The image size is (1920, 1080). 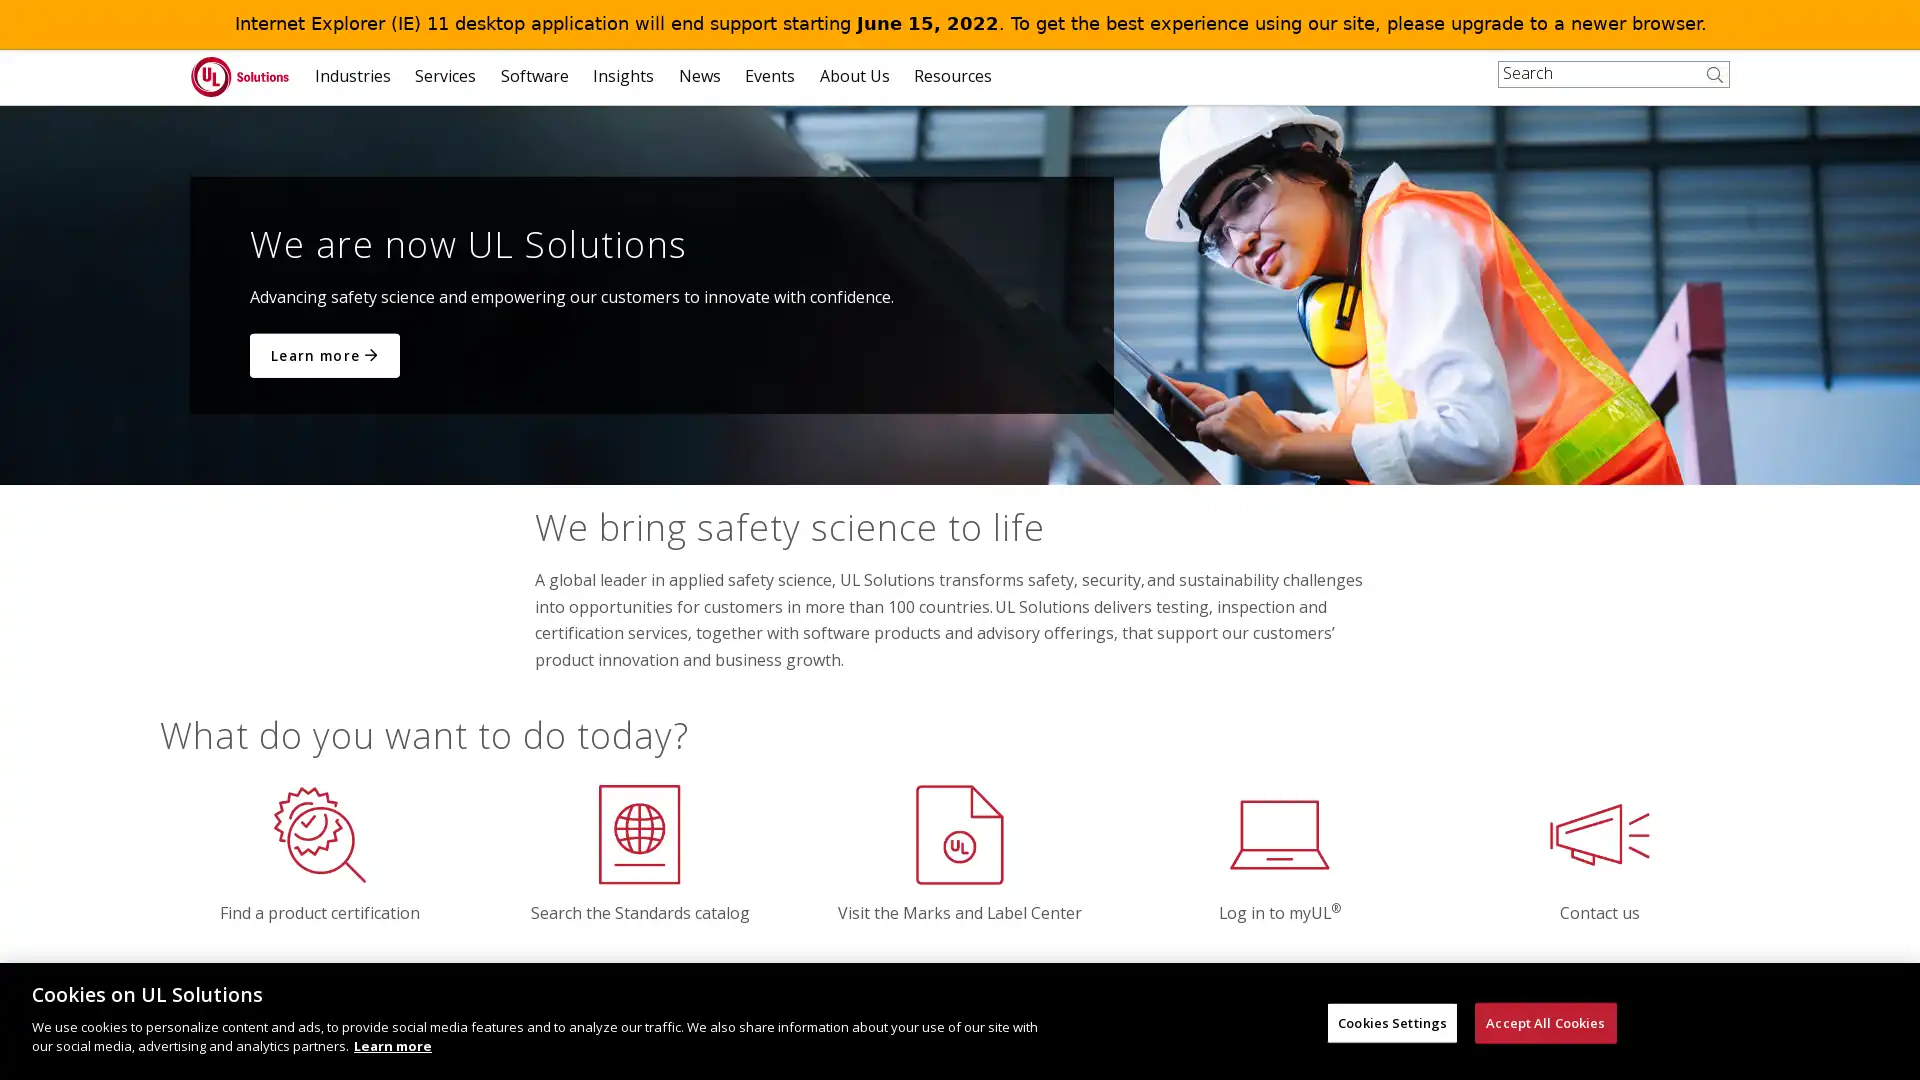 I want to click on Accept All Cookies, so click(x=1544, y=1022).